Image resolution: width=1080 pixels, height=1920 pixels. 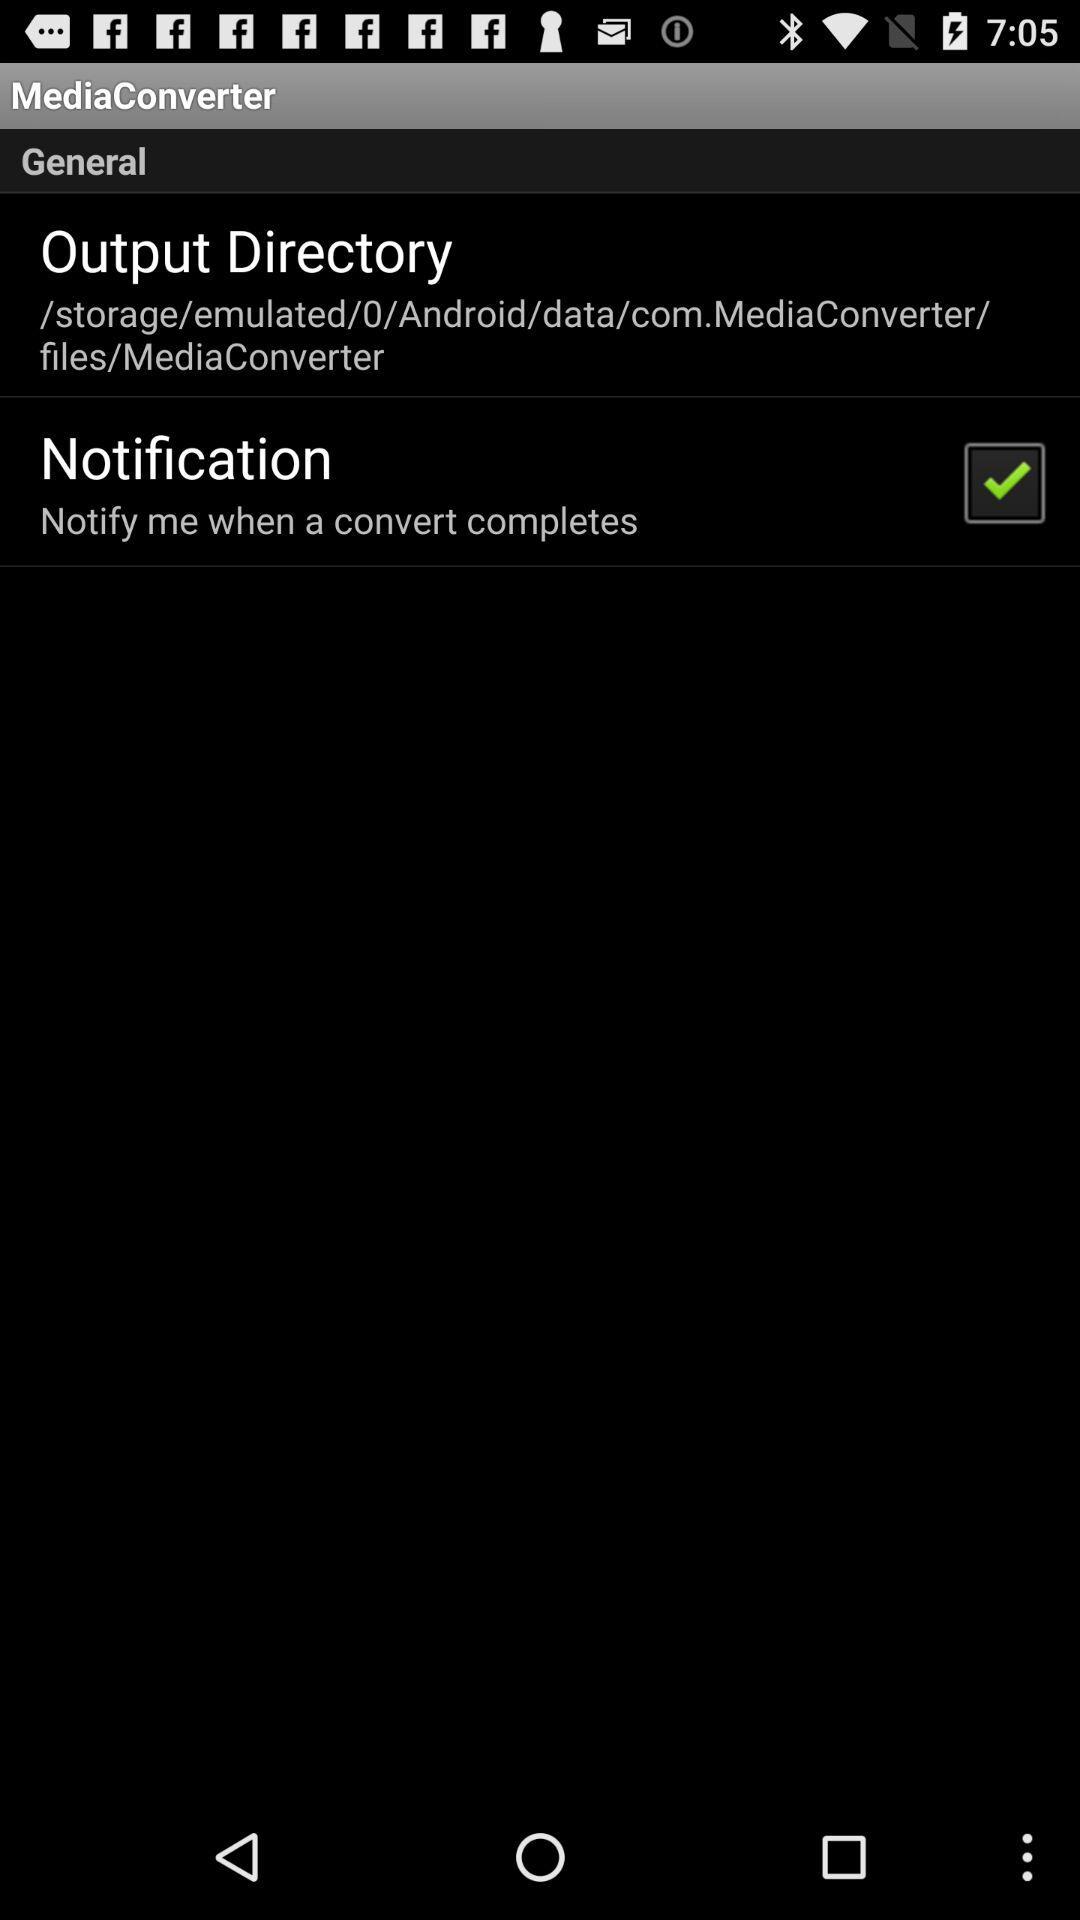 I want to click on the notification item, so click(x=186, y=455).